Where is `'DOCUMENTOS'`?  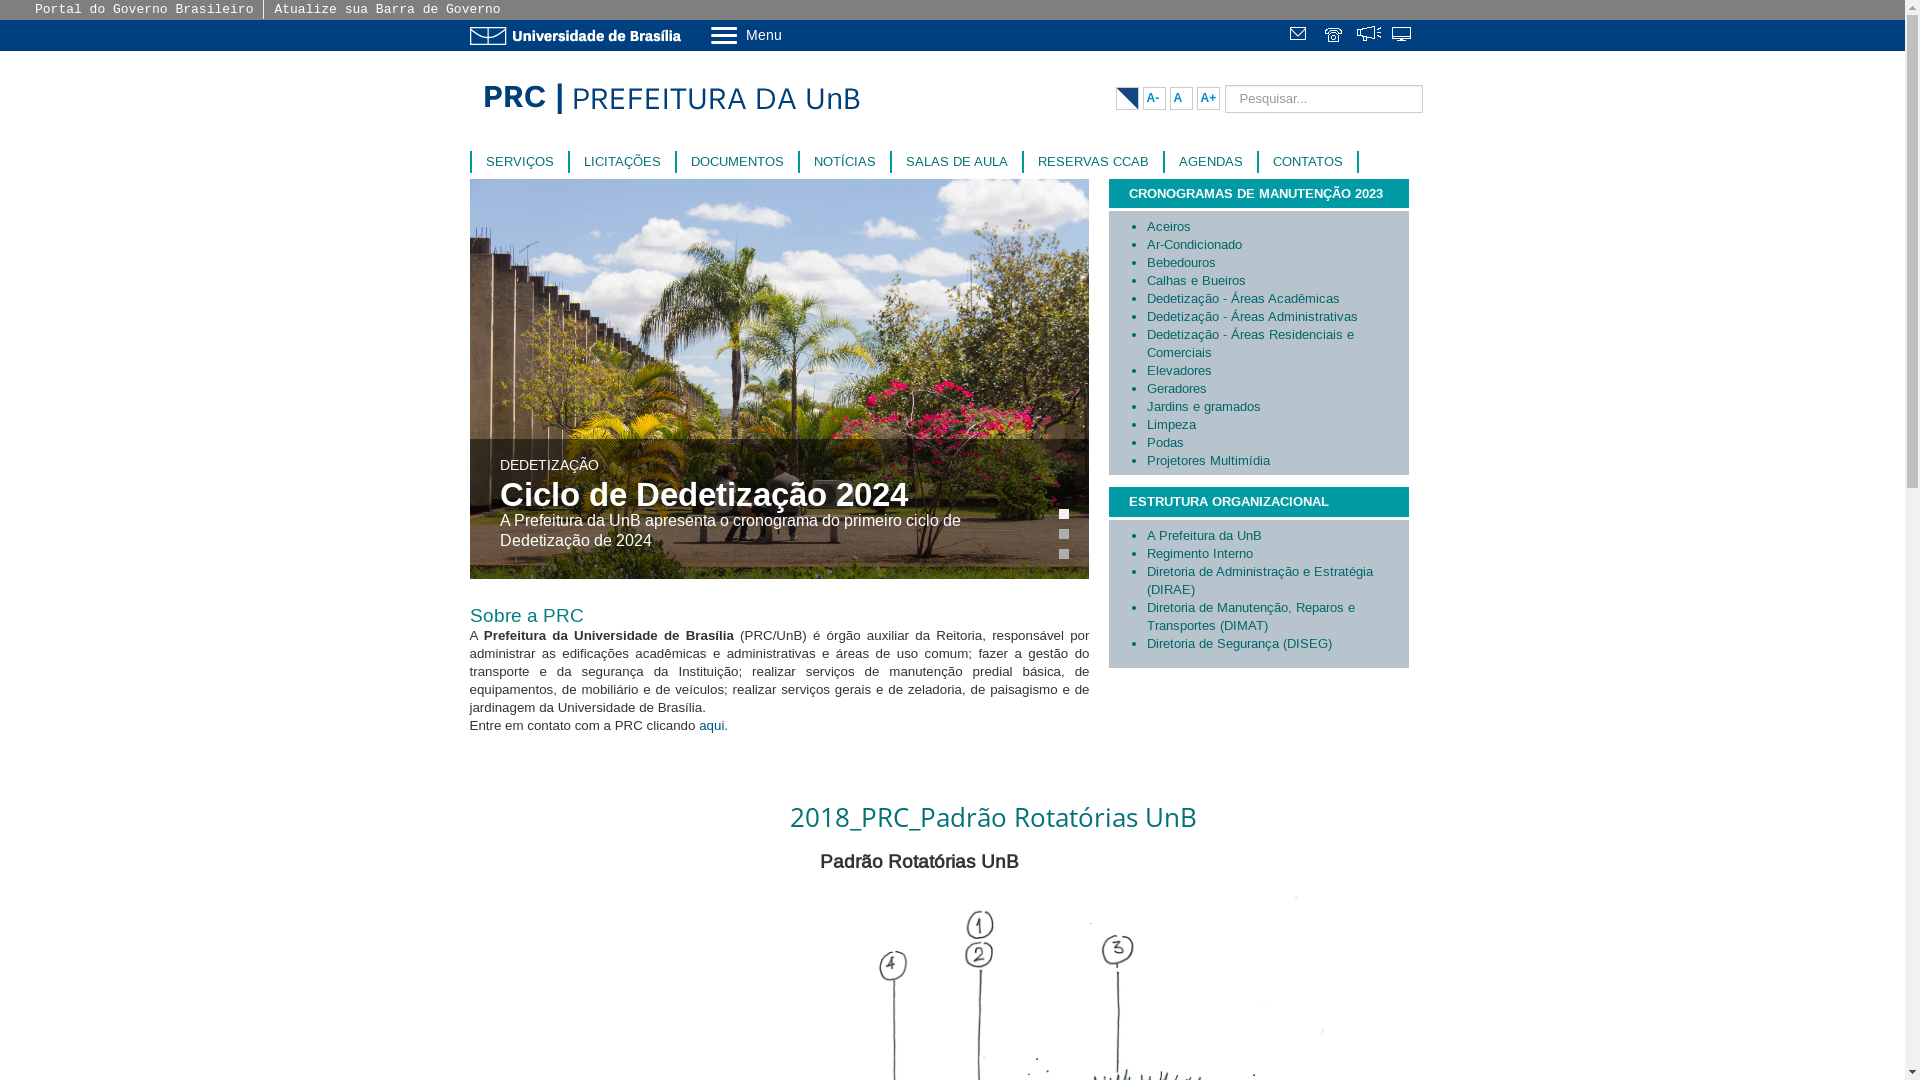 'DOCUMENTOS' is located at coordinates (735, 161).